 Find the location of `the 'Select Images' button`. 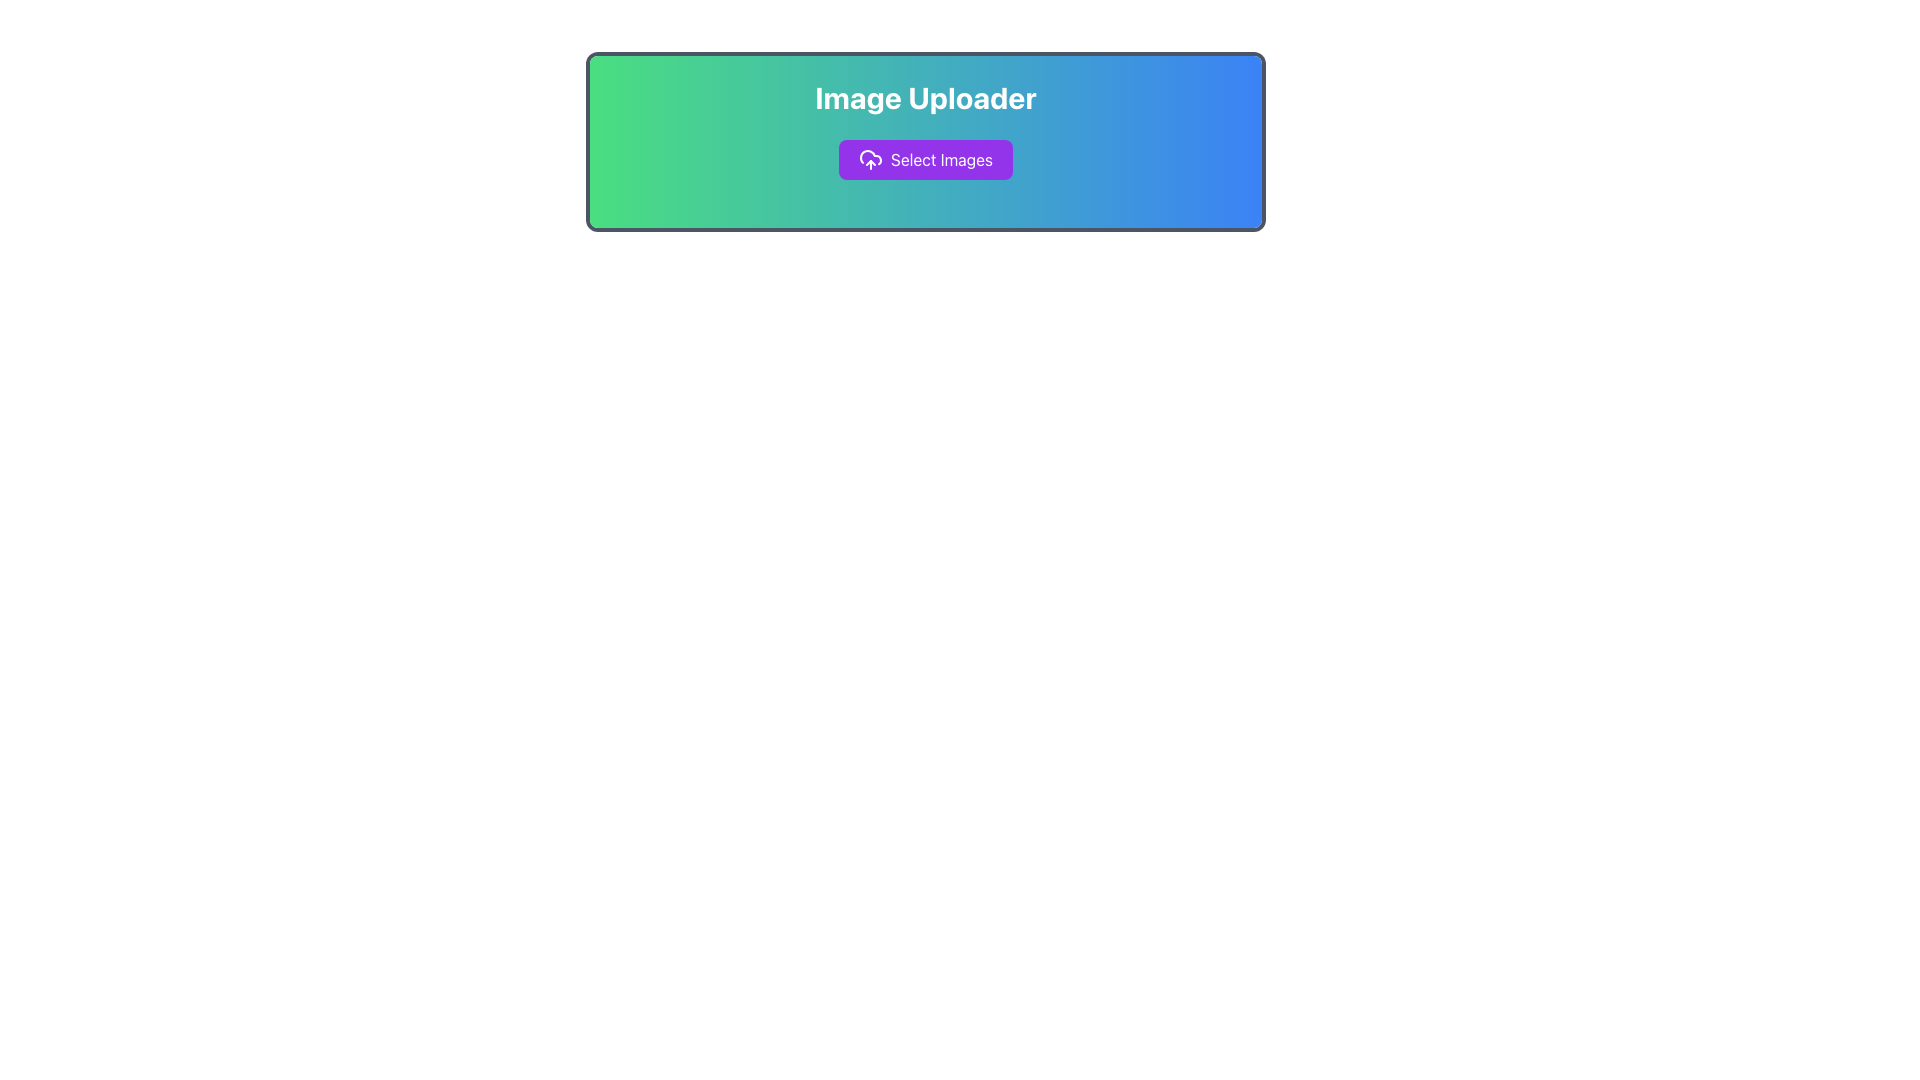

the 'Select Images' button is located at coordinates (925, 158).